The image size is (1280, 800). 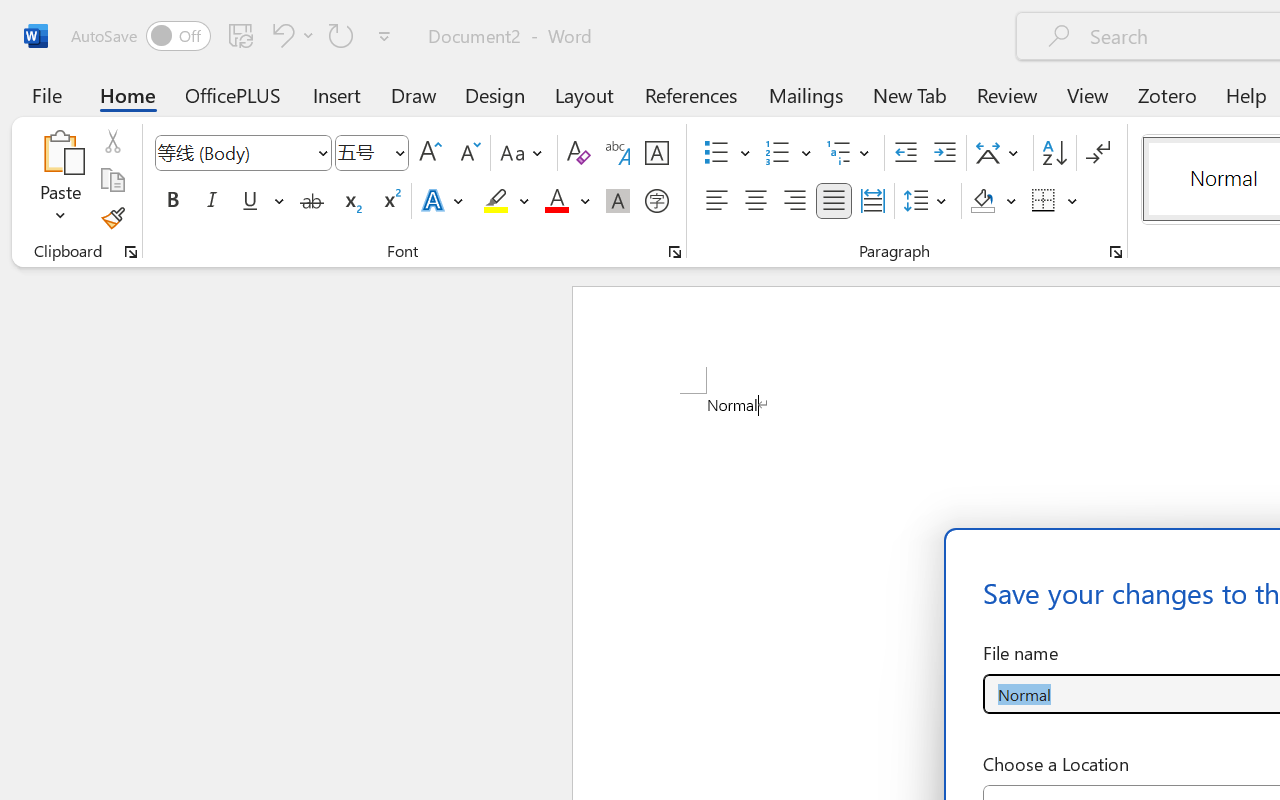 What do you see at coordinates (1000, 153) in the screenshot?
I see `'Asian Layout'` at bounding box center [1000, 153].